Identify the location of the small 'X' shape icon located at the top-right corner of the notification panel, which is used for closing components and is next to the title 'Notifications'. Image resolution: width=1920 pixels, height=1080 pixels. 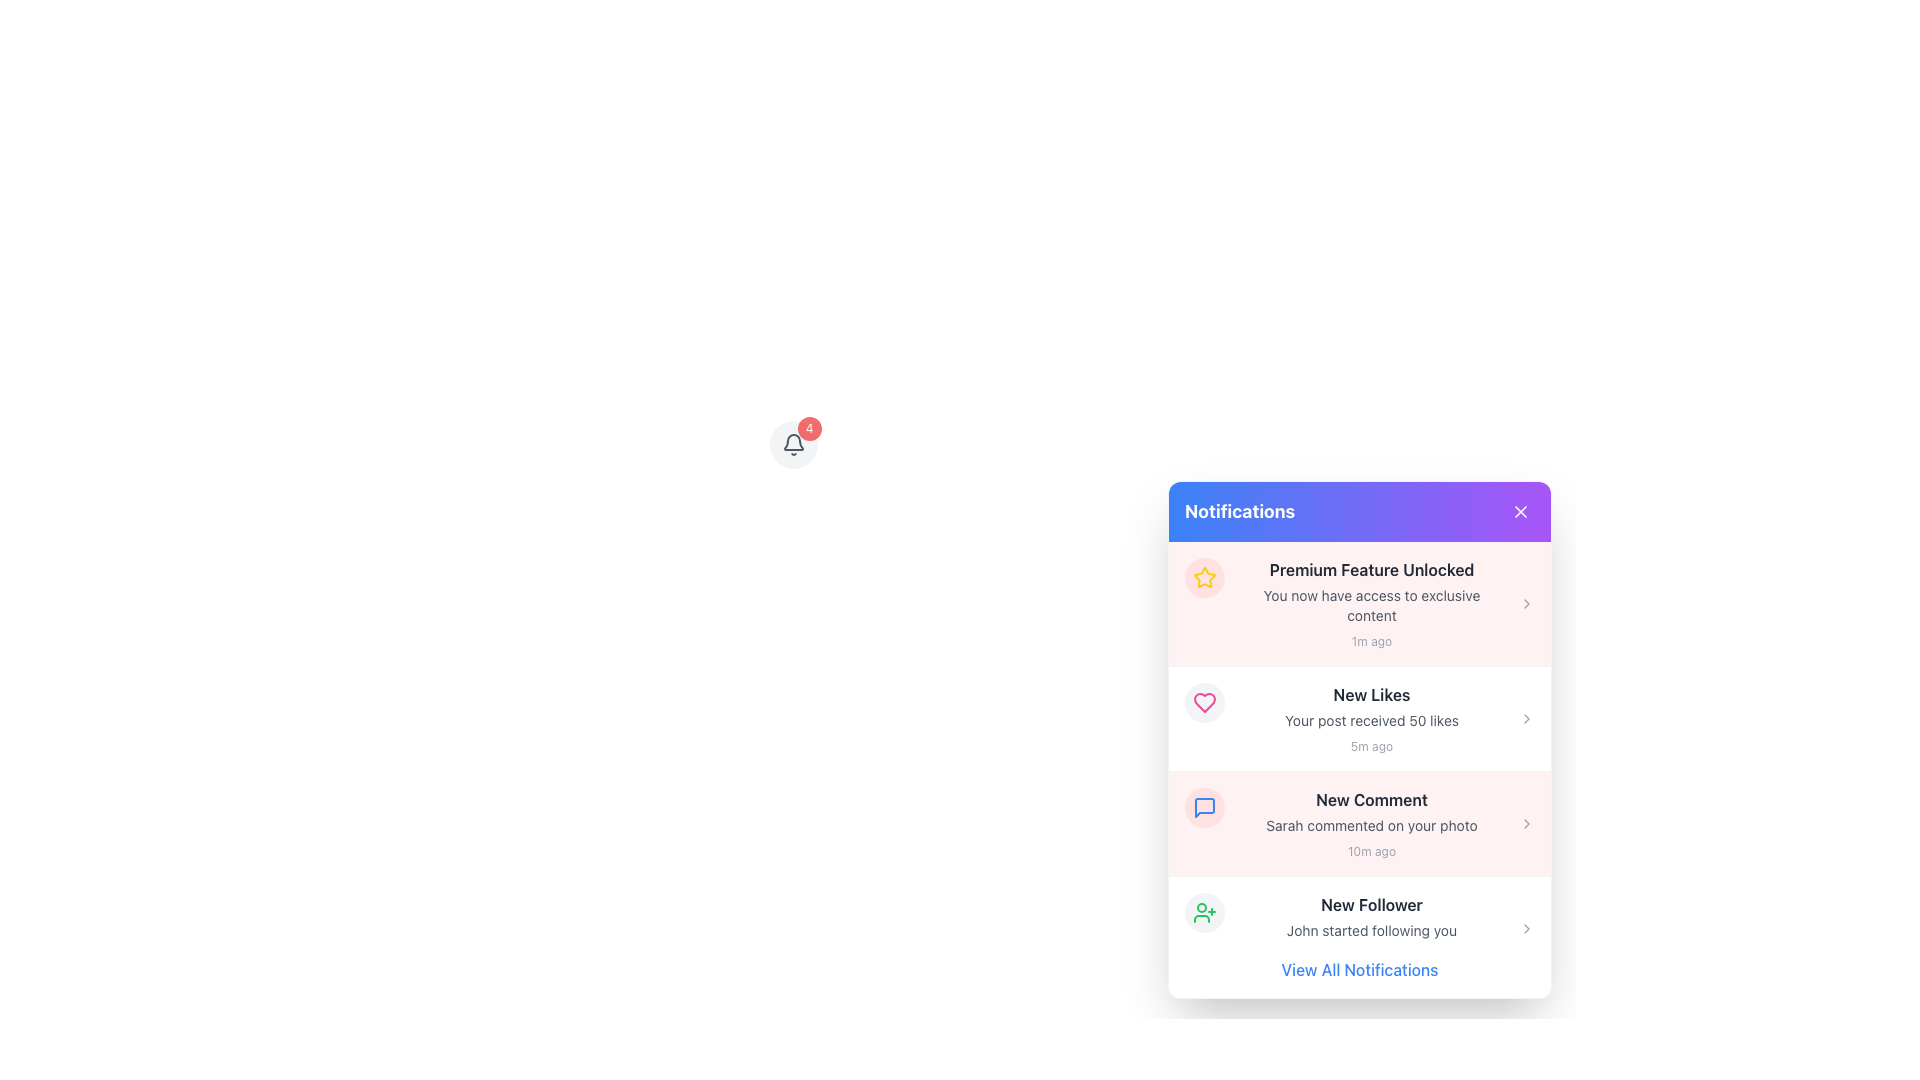
(1520, 511).